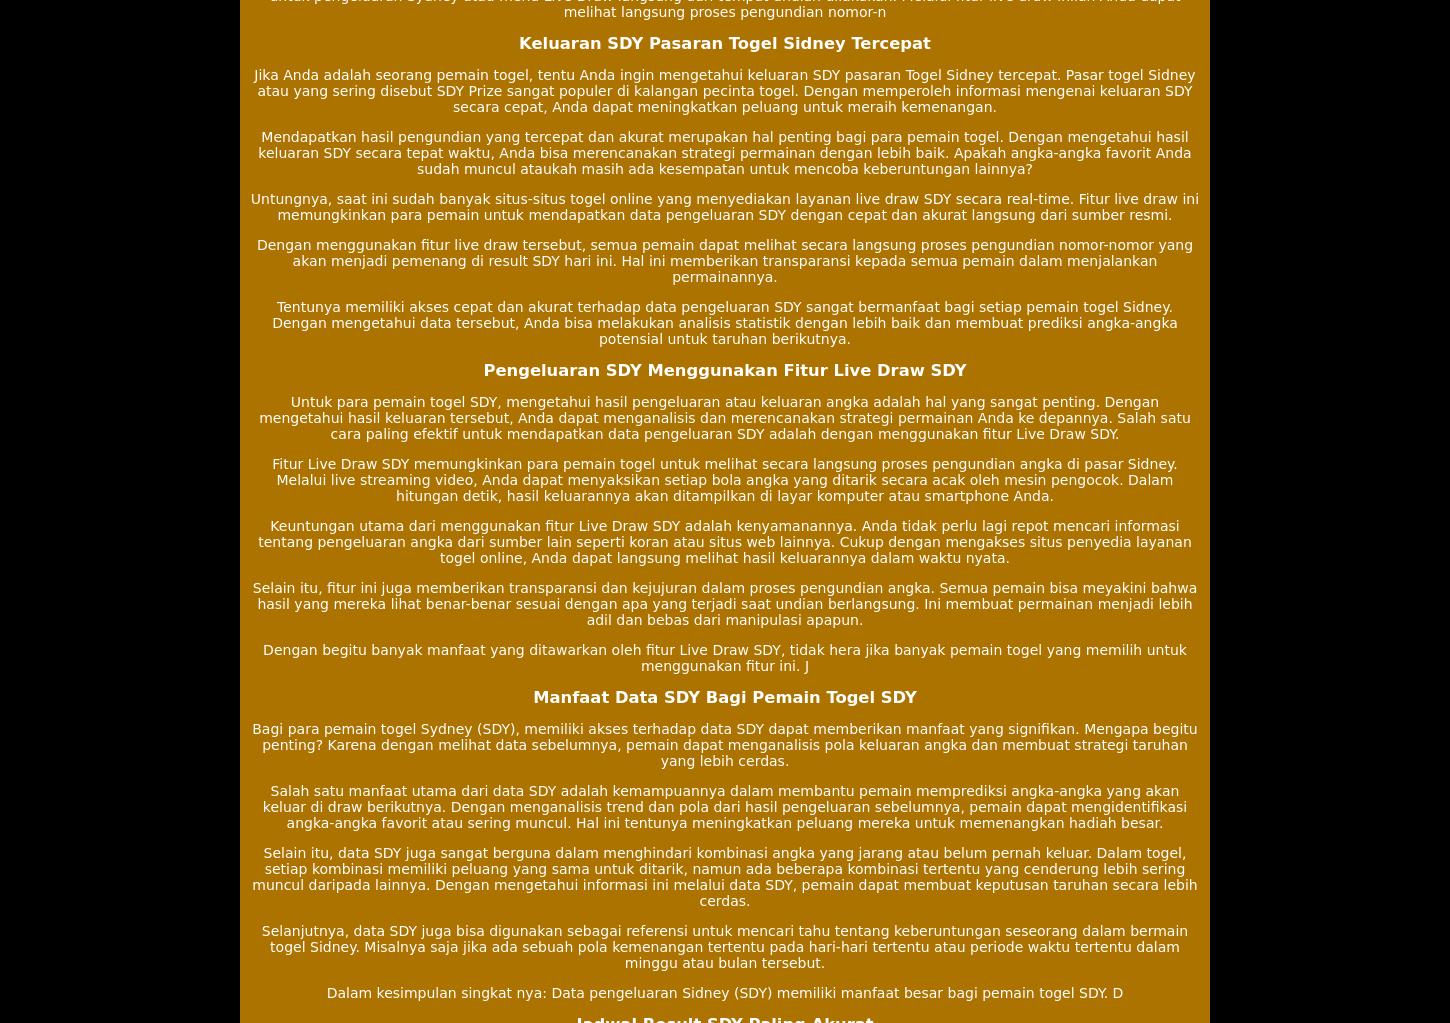  What do you see at coordinates (723, 744) in the screenshot?
I see `'Bagi para pemain togel Sydney (SDY), memiliki akses terhadap data SDY dapat memberikan manfaat yang signifikan. Mengapa begitu penting? Karena dengan melihat data sebelumnya, pemain dapat menganalisis pola keluaran angka dan membuat strategi taruhan yang lebih cerdas.'` at bounding box center [723, 744].